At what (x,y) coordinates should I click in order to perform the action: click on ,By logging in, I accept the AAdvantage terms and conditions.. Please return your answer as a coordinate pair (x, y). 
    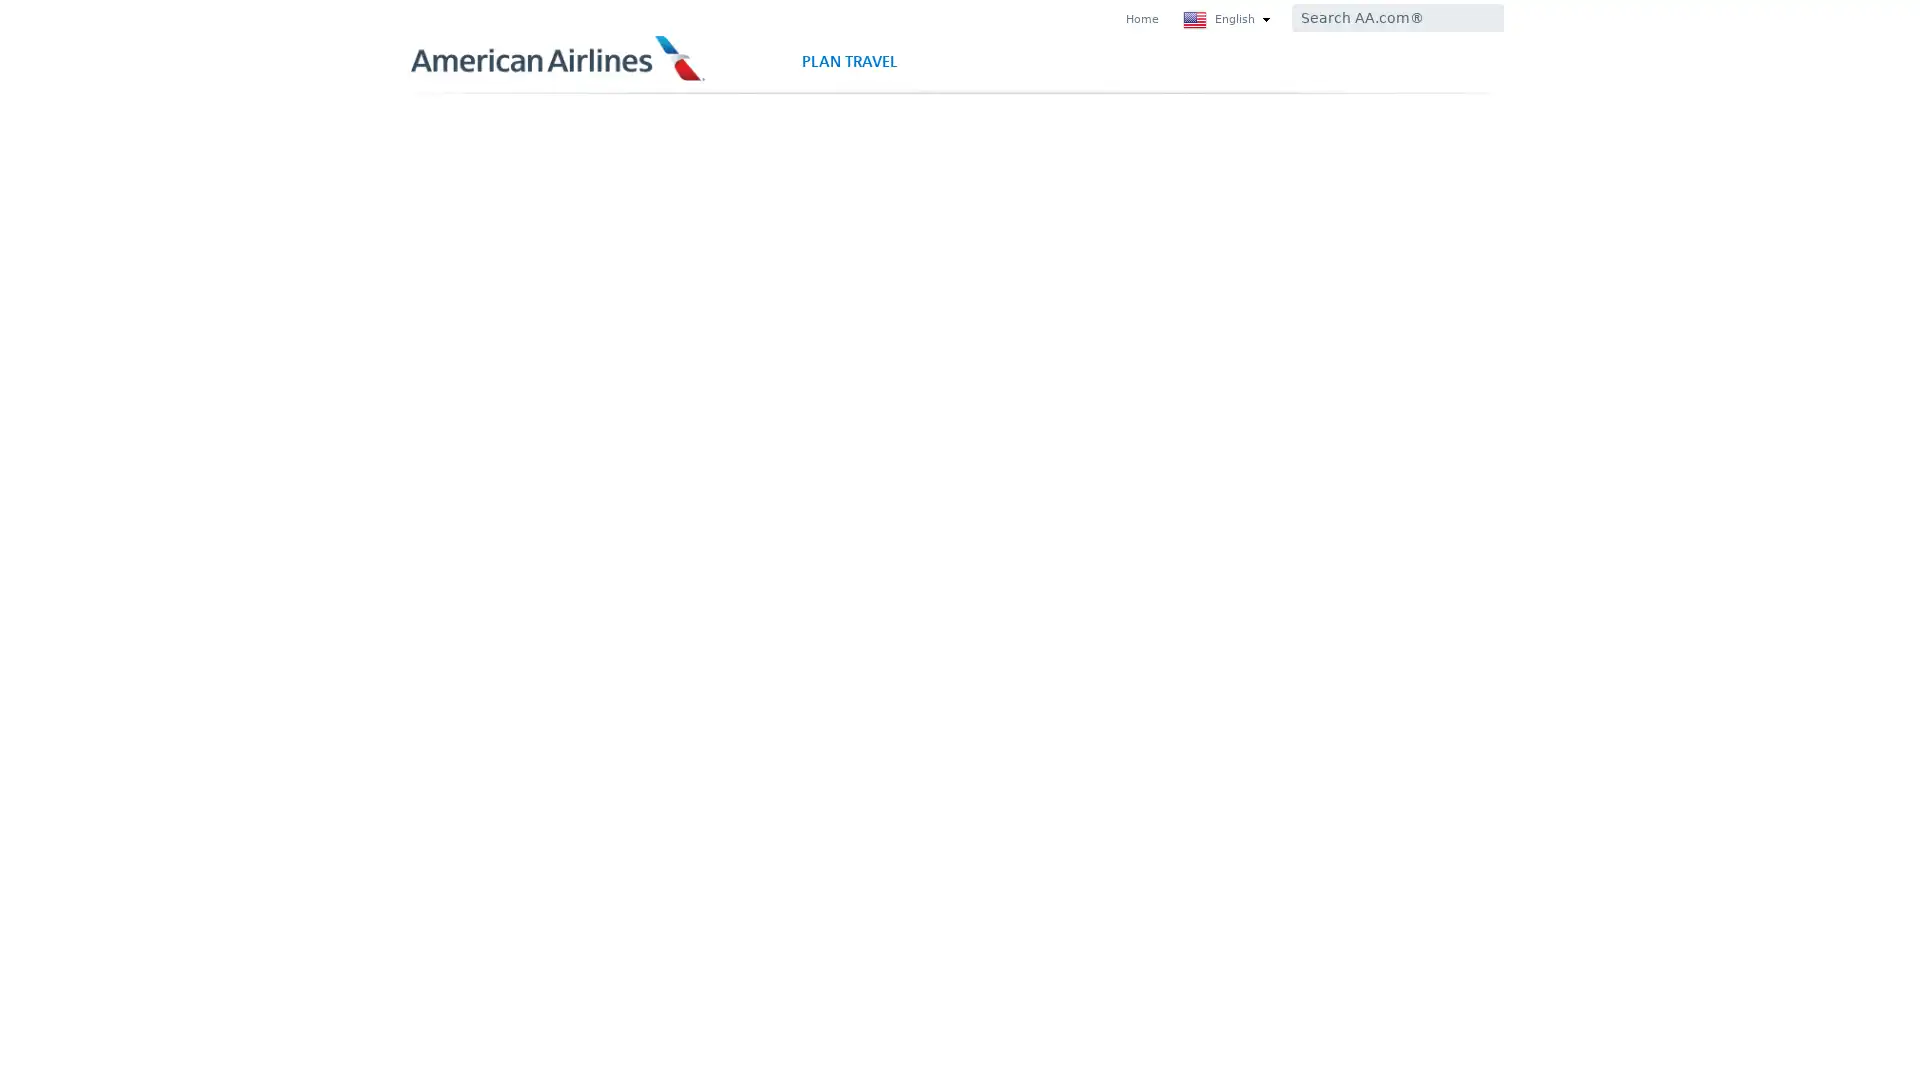
    Looking at the image, I should click on (571, 603).